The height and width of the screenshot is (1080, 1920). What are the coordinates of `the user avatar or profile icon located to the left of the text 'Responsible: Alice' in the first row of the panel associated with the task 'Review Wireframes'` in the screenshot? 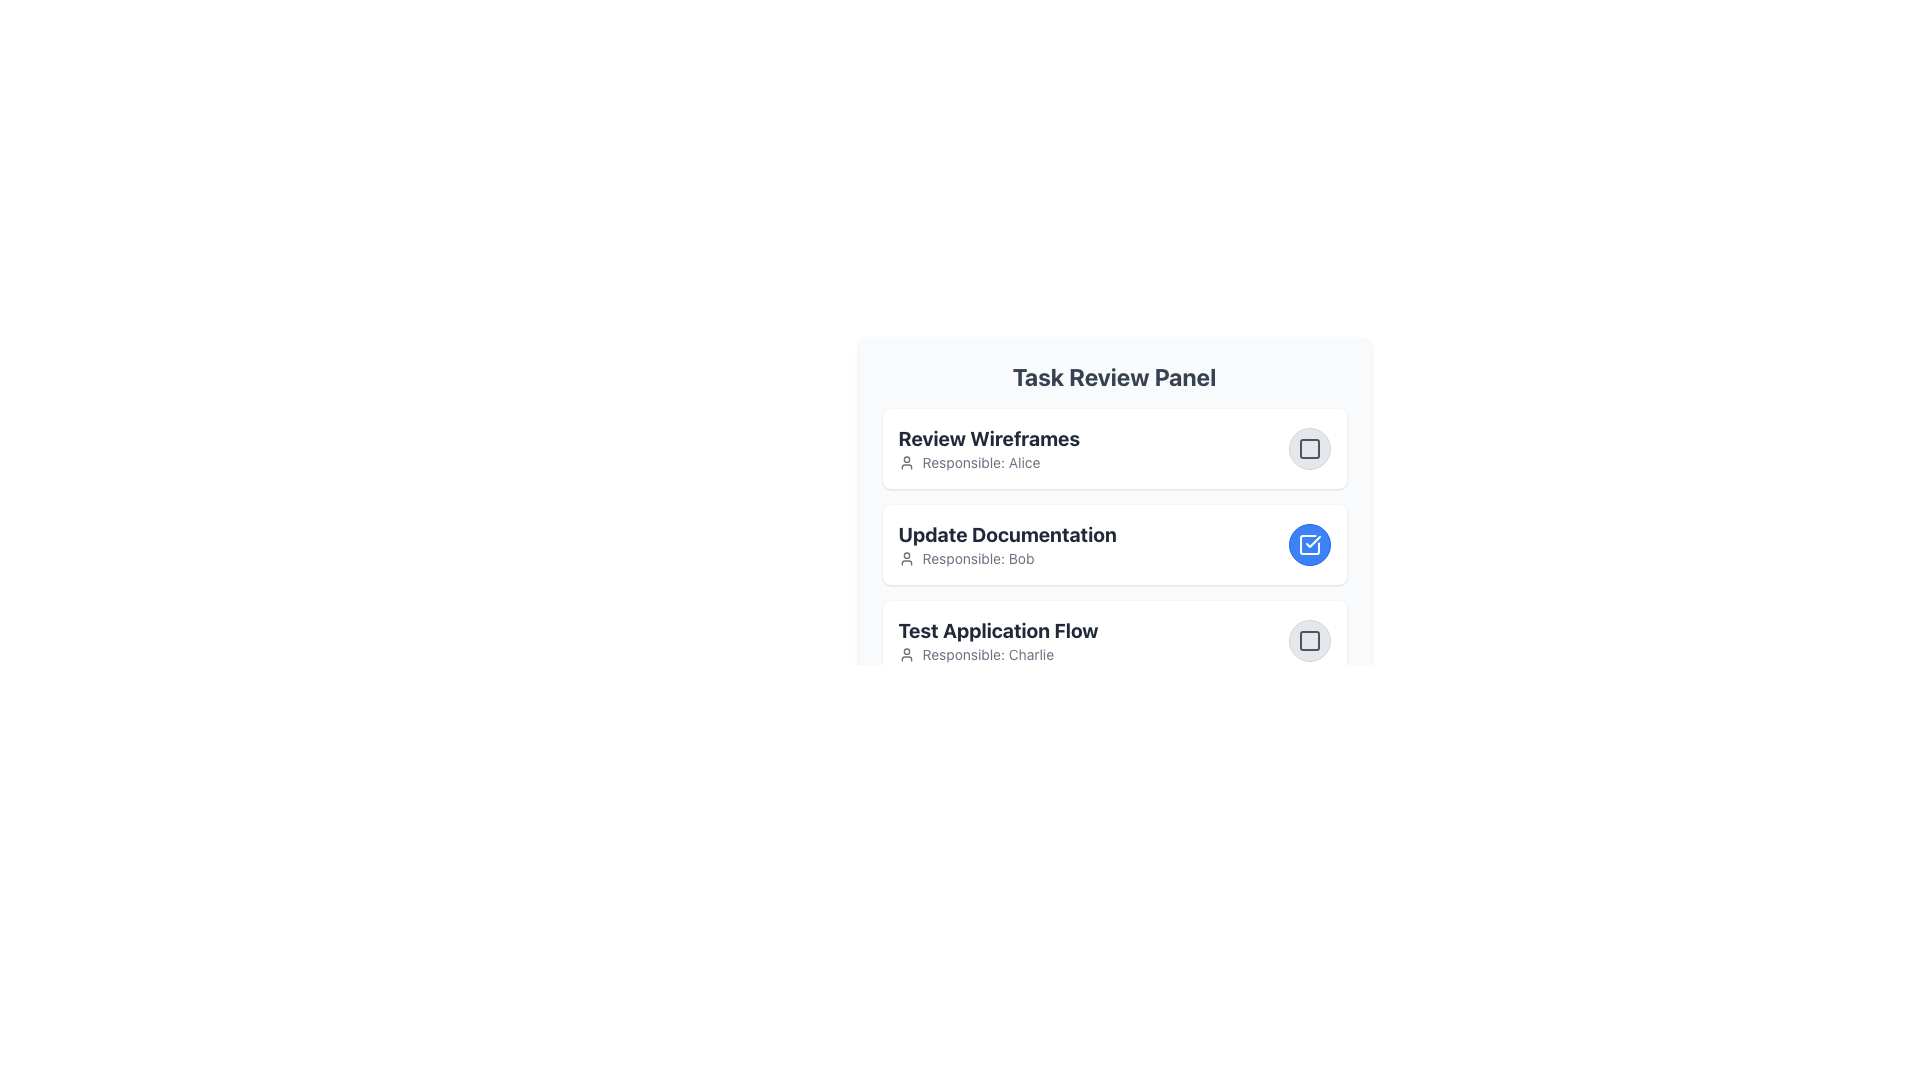 It's located at (905, 462).